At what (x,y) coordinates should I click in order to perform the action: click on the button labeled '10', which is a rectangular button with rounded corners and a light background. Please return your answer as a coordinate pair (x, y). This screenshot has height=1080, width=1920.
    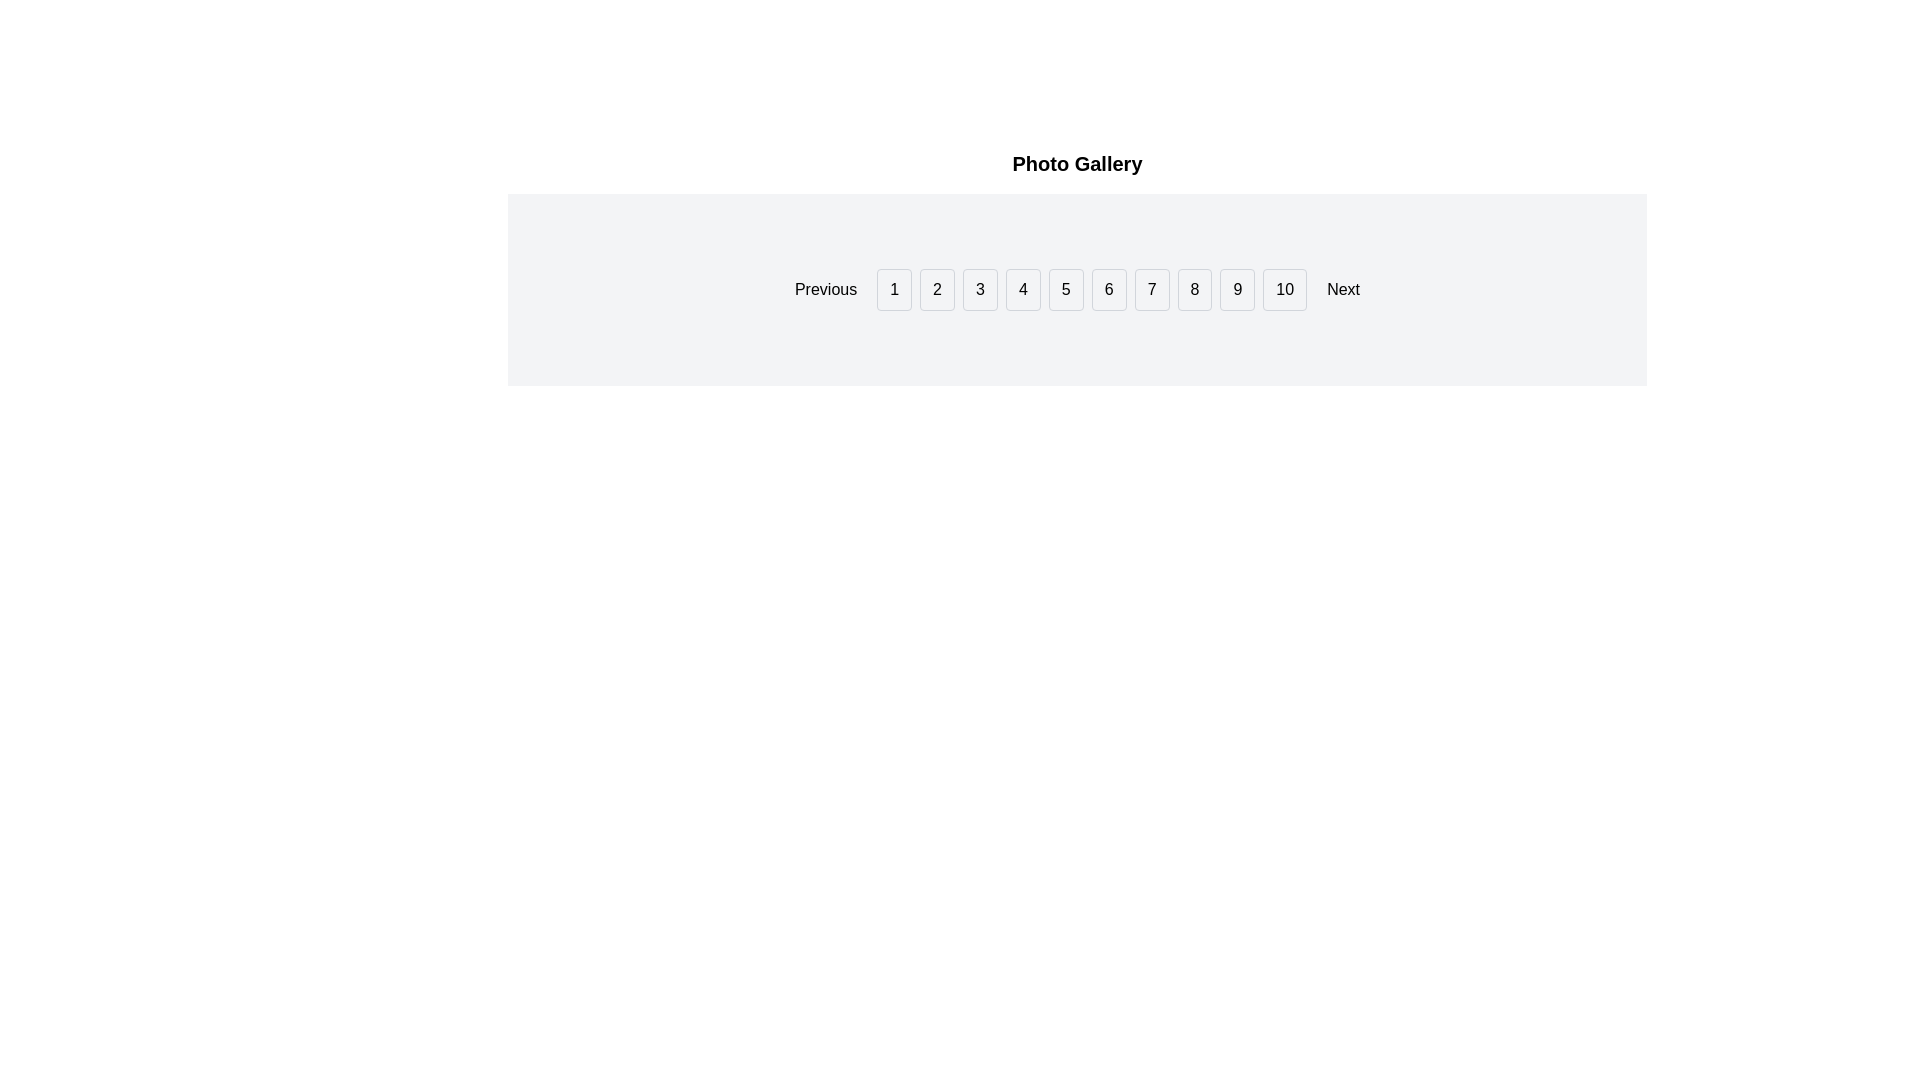
    Looking at the image, I should click on (1285, 289).